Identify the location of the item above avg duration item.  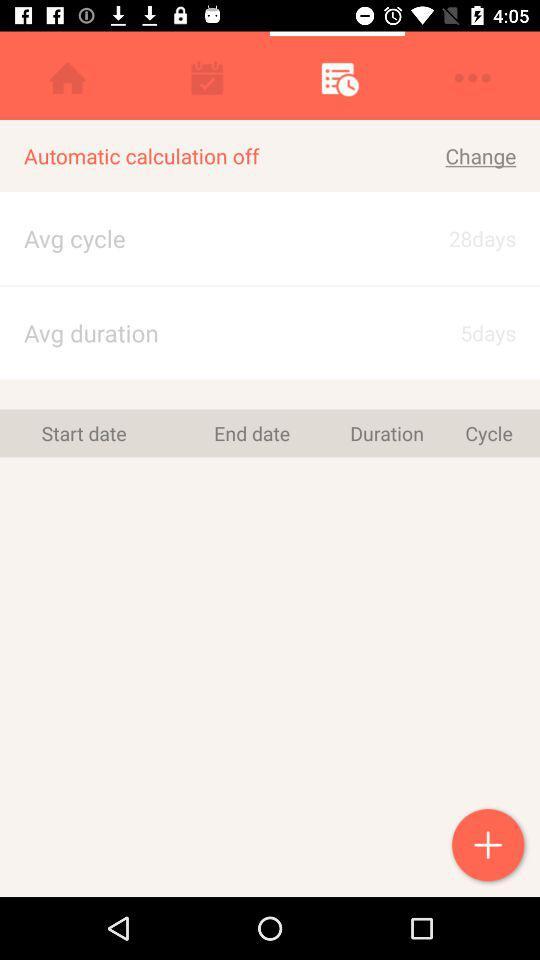
(270, 284).